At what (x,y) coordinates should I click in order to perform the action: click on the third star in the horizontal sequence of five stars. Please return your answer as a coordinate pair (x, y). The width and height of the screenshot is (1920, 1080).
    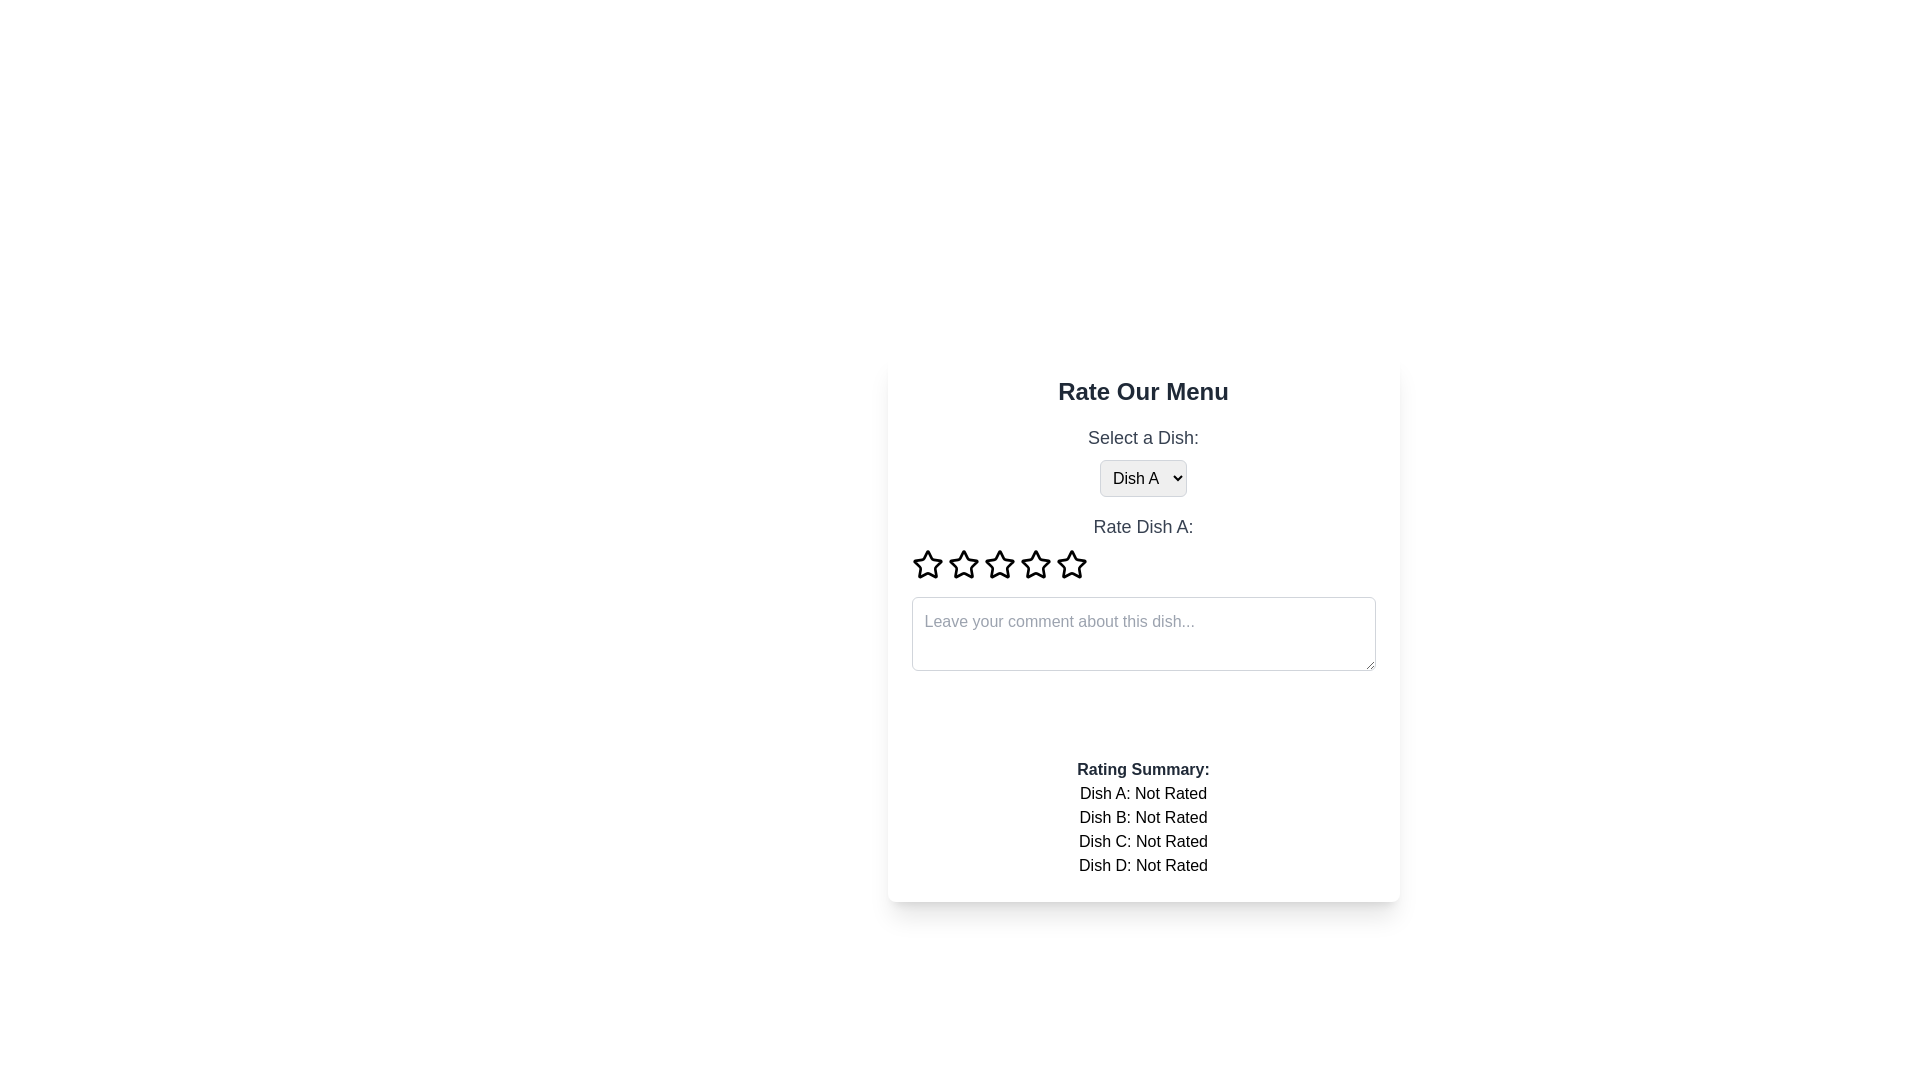
    Looking at the image, I should click on (963, 564).